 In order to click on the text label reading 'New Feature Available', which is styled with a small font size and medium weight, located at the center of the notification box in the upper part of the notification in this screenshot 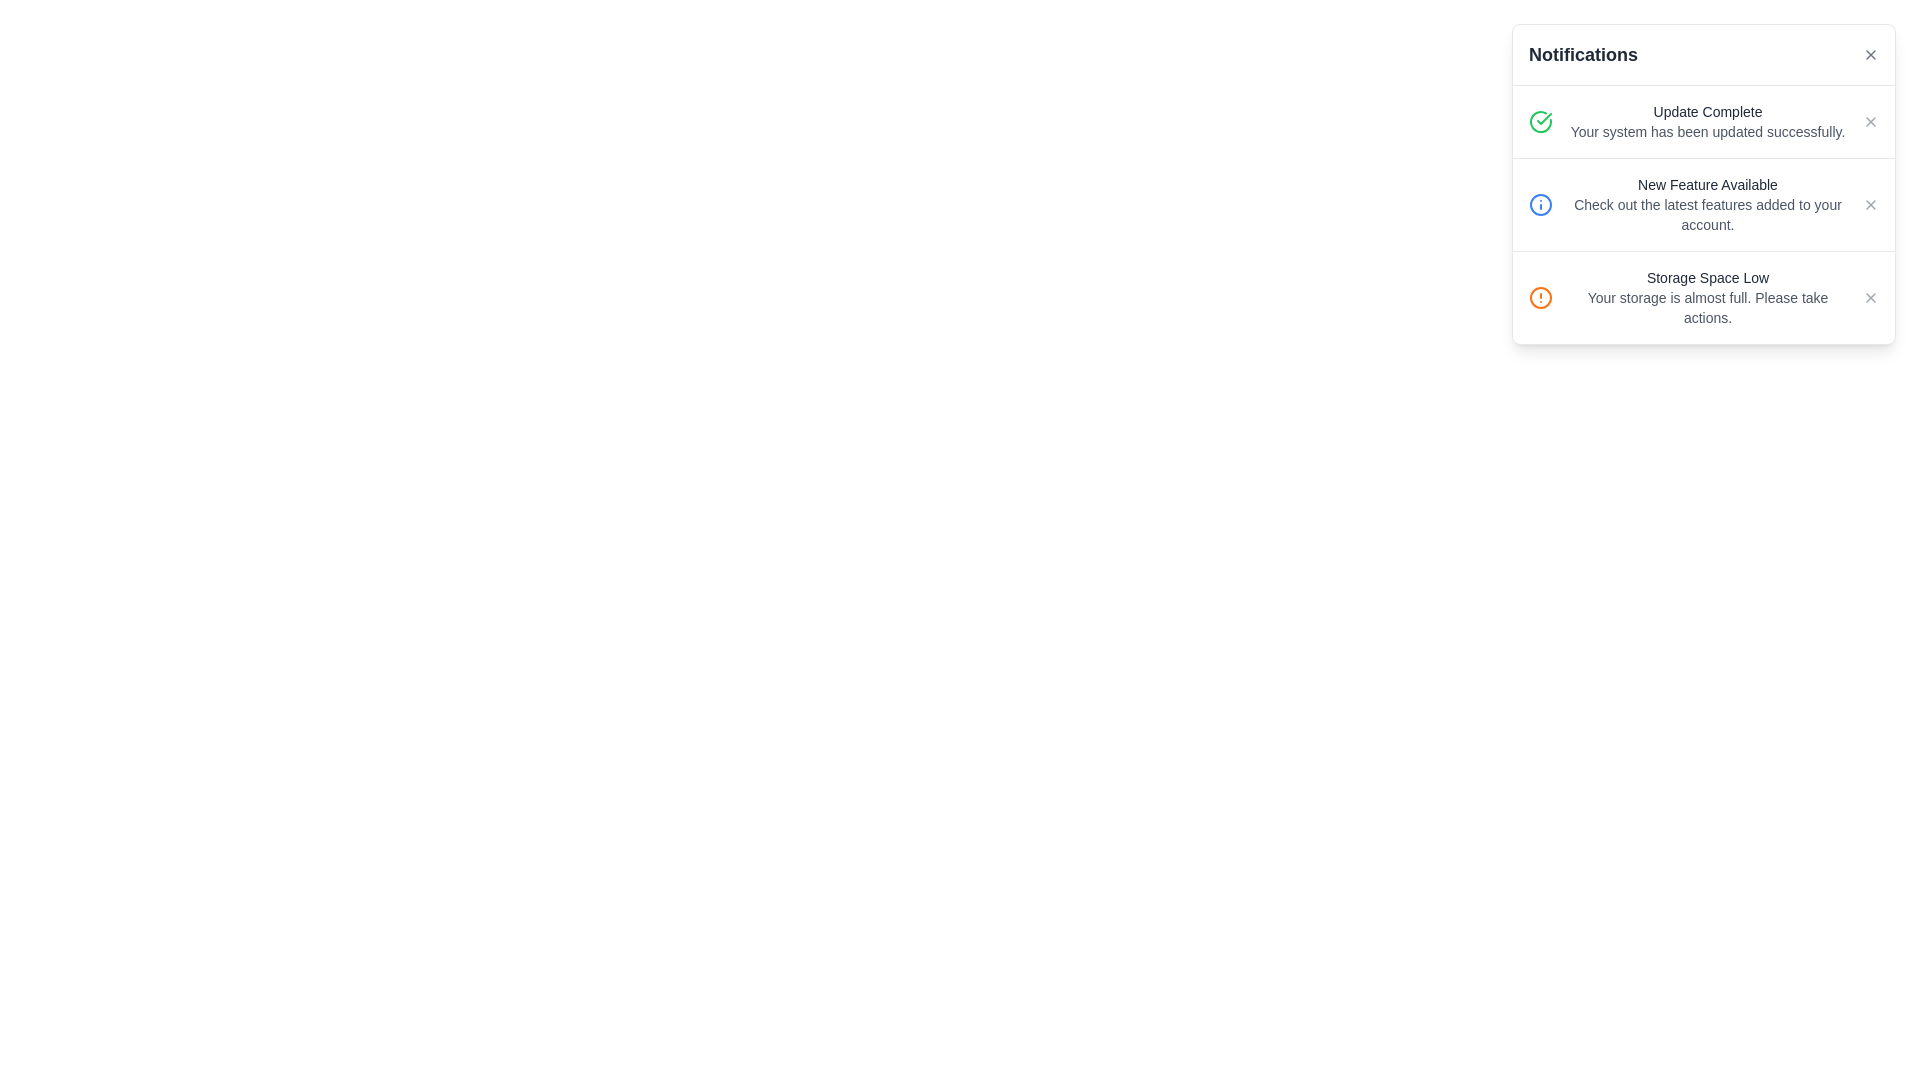, I will do `click(1707, 185)`.